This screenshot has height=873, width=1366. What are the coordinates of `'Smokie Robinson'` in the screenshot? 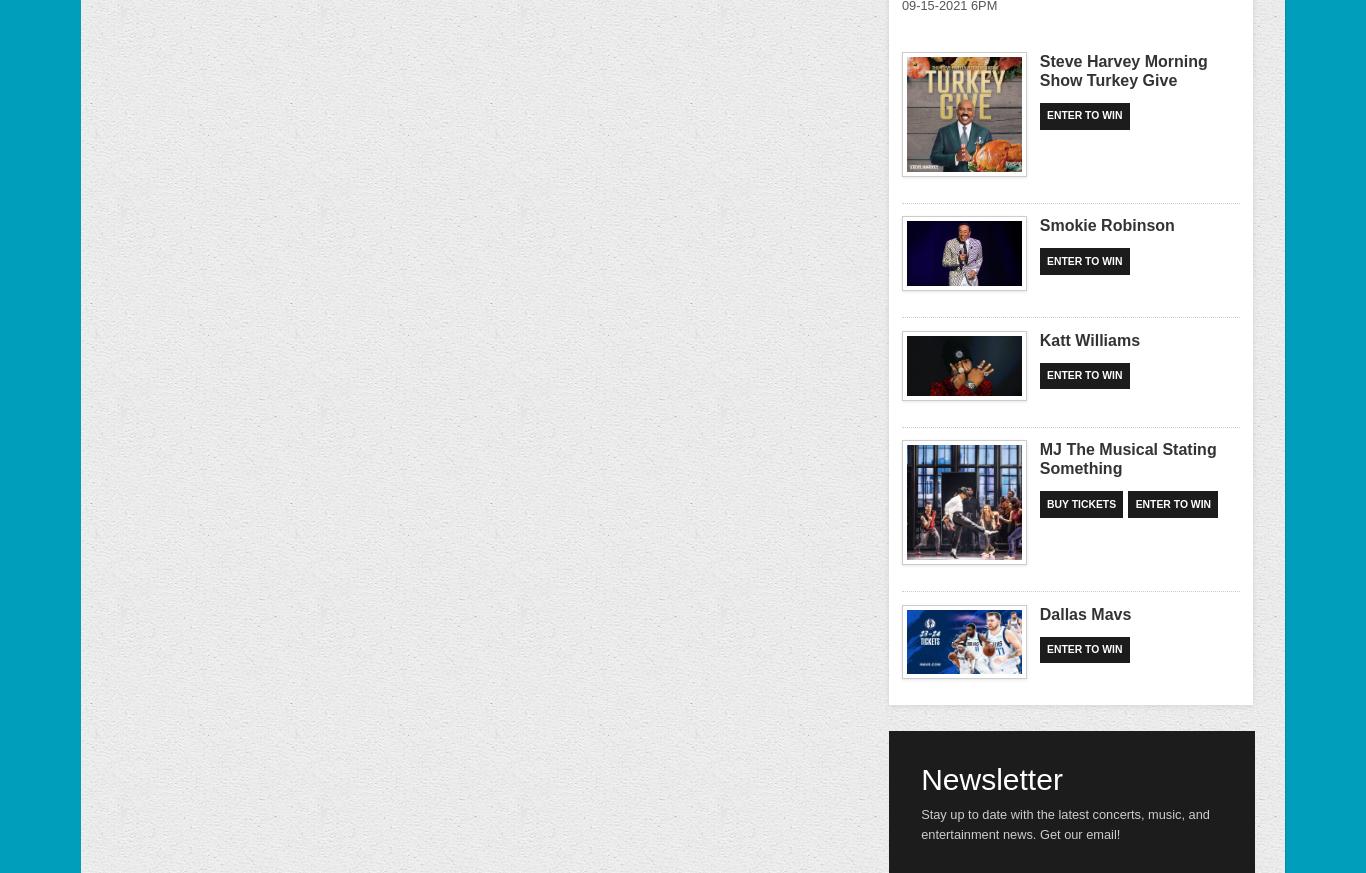 It's located at (1105, 224).